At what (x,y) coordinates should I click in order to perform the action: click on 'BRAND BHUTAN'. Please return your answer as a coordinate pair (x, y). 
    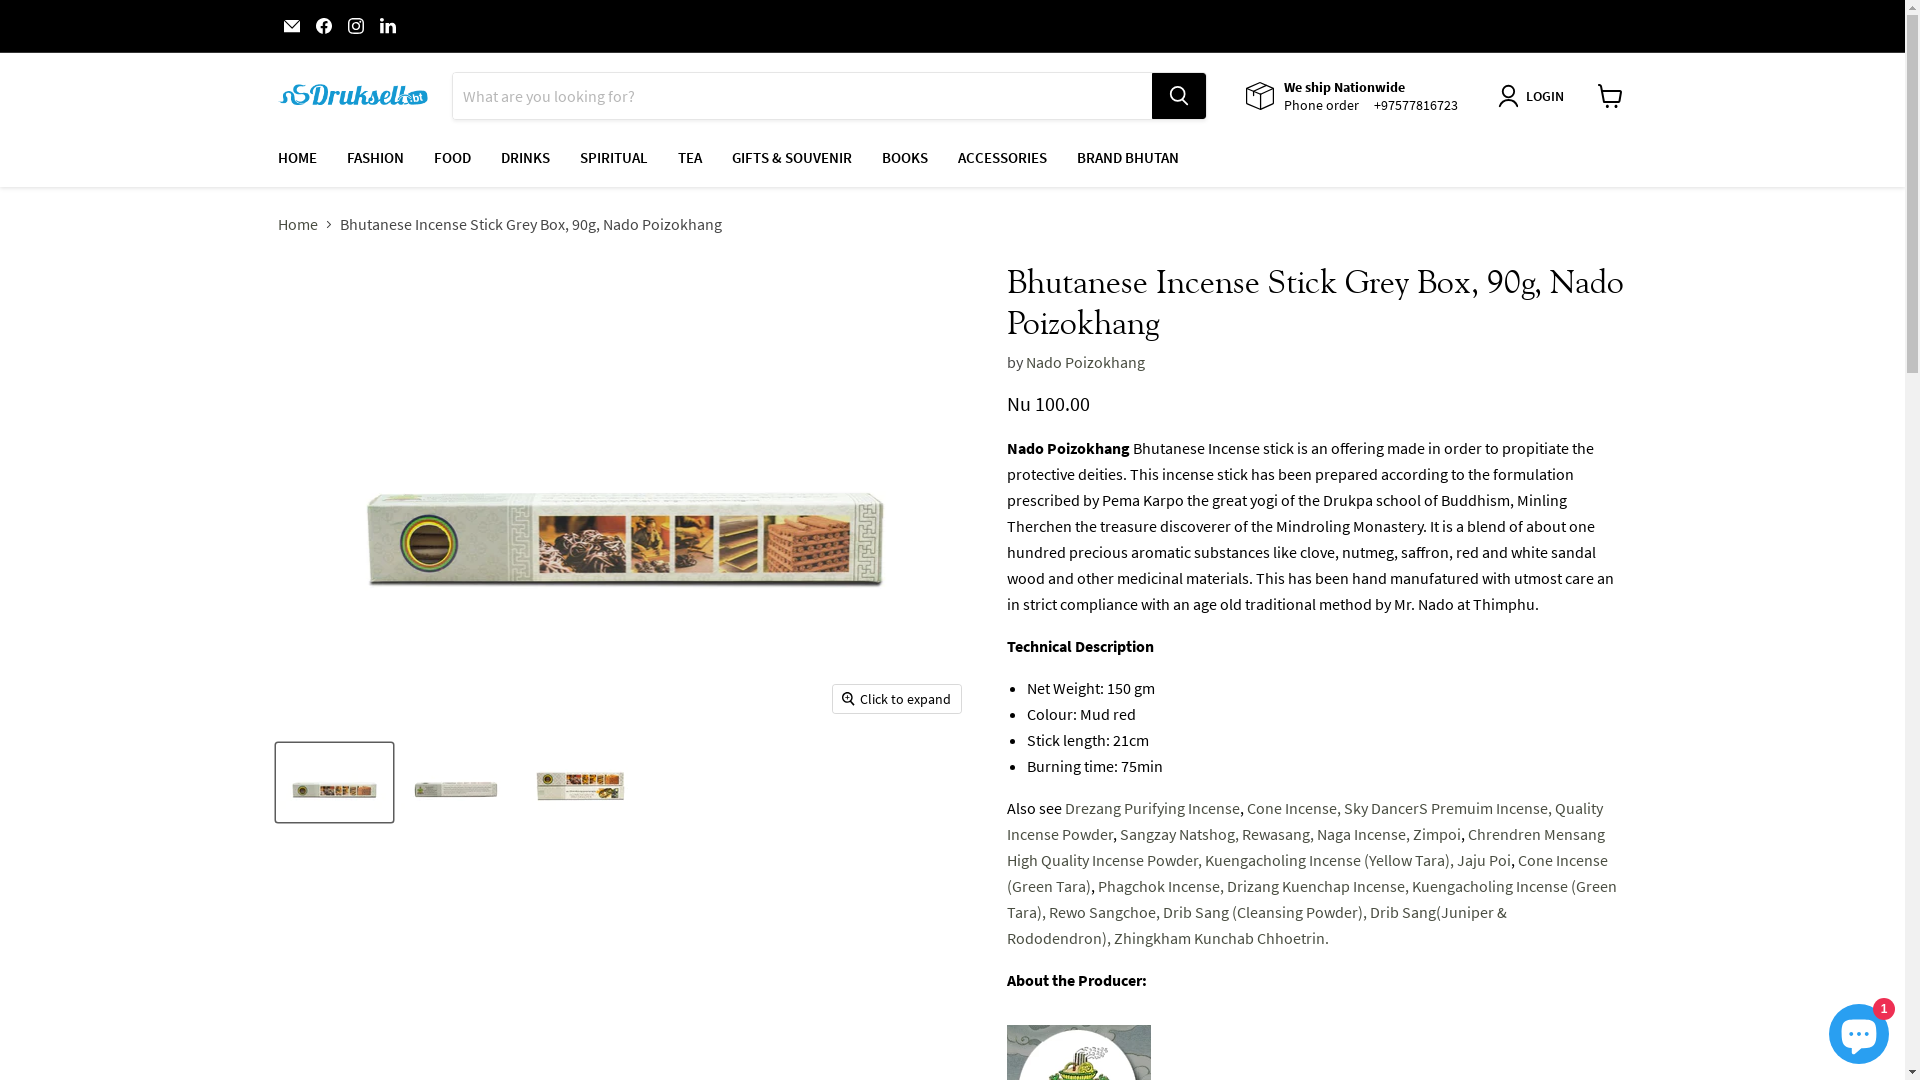
    Looking at the image, I should click on (1128, 157).